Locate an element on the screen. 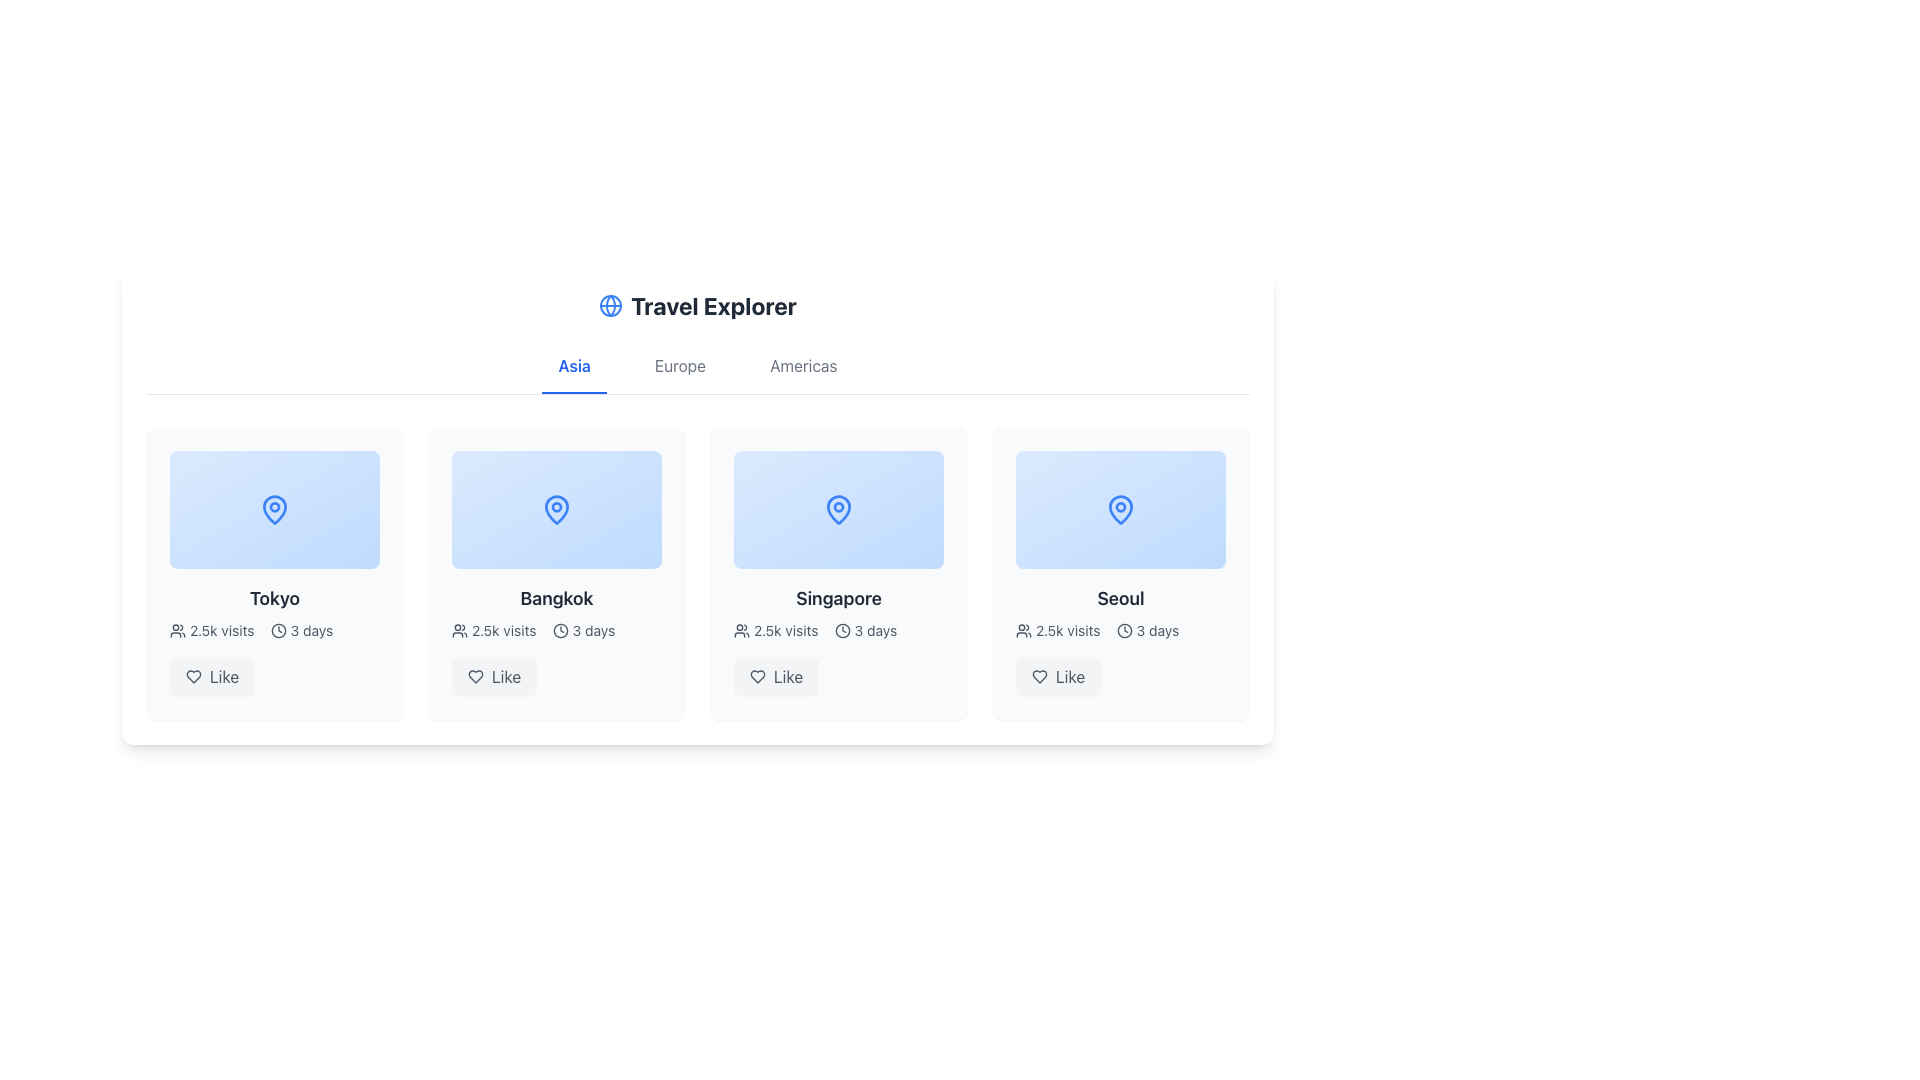 The height and width of the screenshot is (1080, 1920). the decorative icon located to the left of the '2.5k visits' text in the lower section of the card for 'Seoul' is located at coordinates (1023, 631).